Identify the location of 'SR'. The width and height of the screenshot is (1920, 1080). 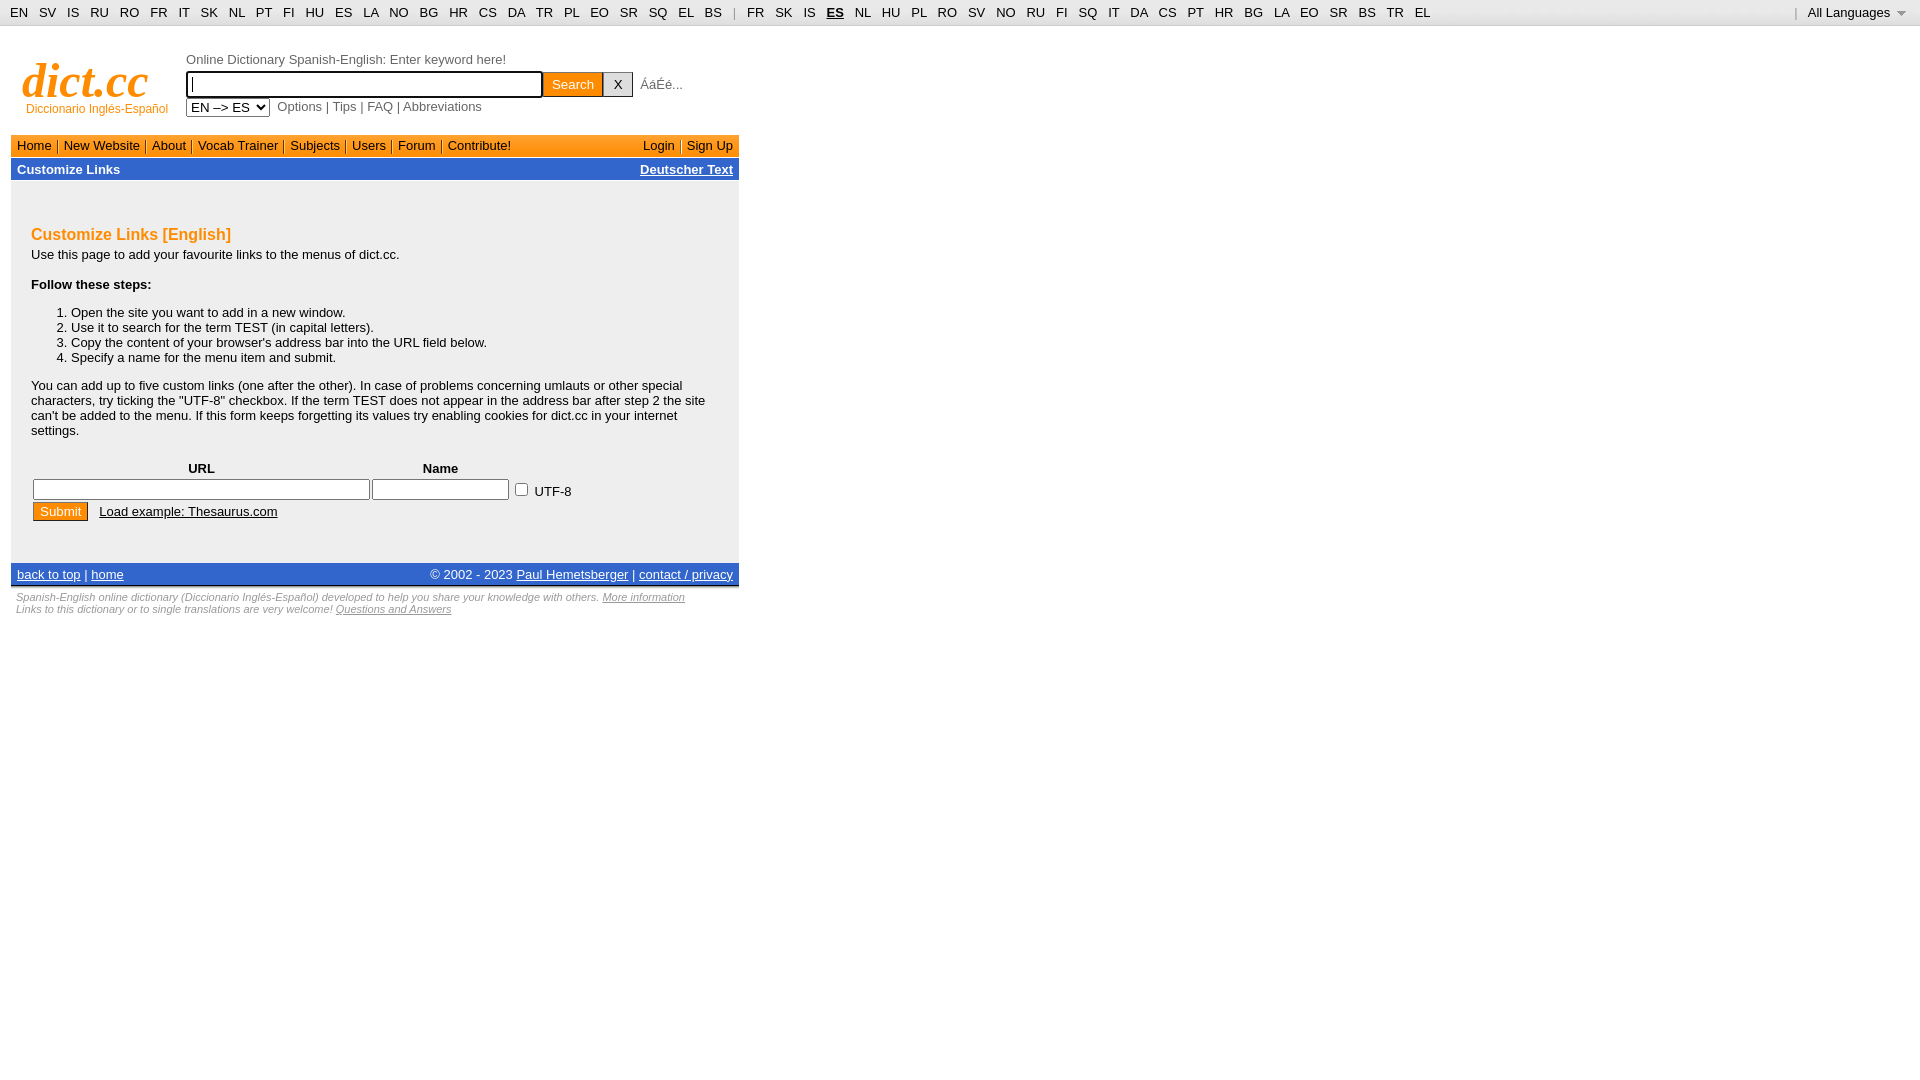
(627, 12).